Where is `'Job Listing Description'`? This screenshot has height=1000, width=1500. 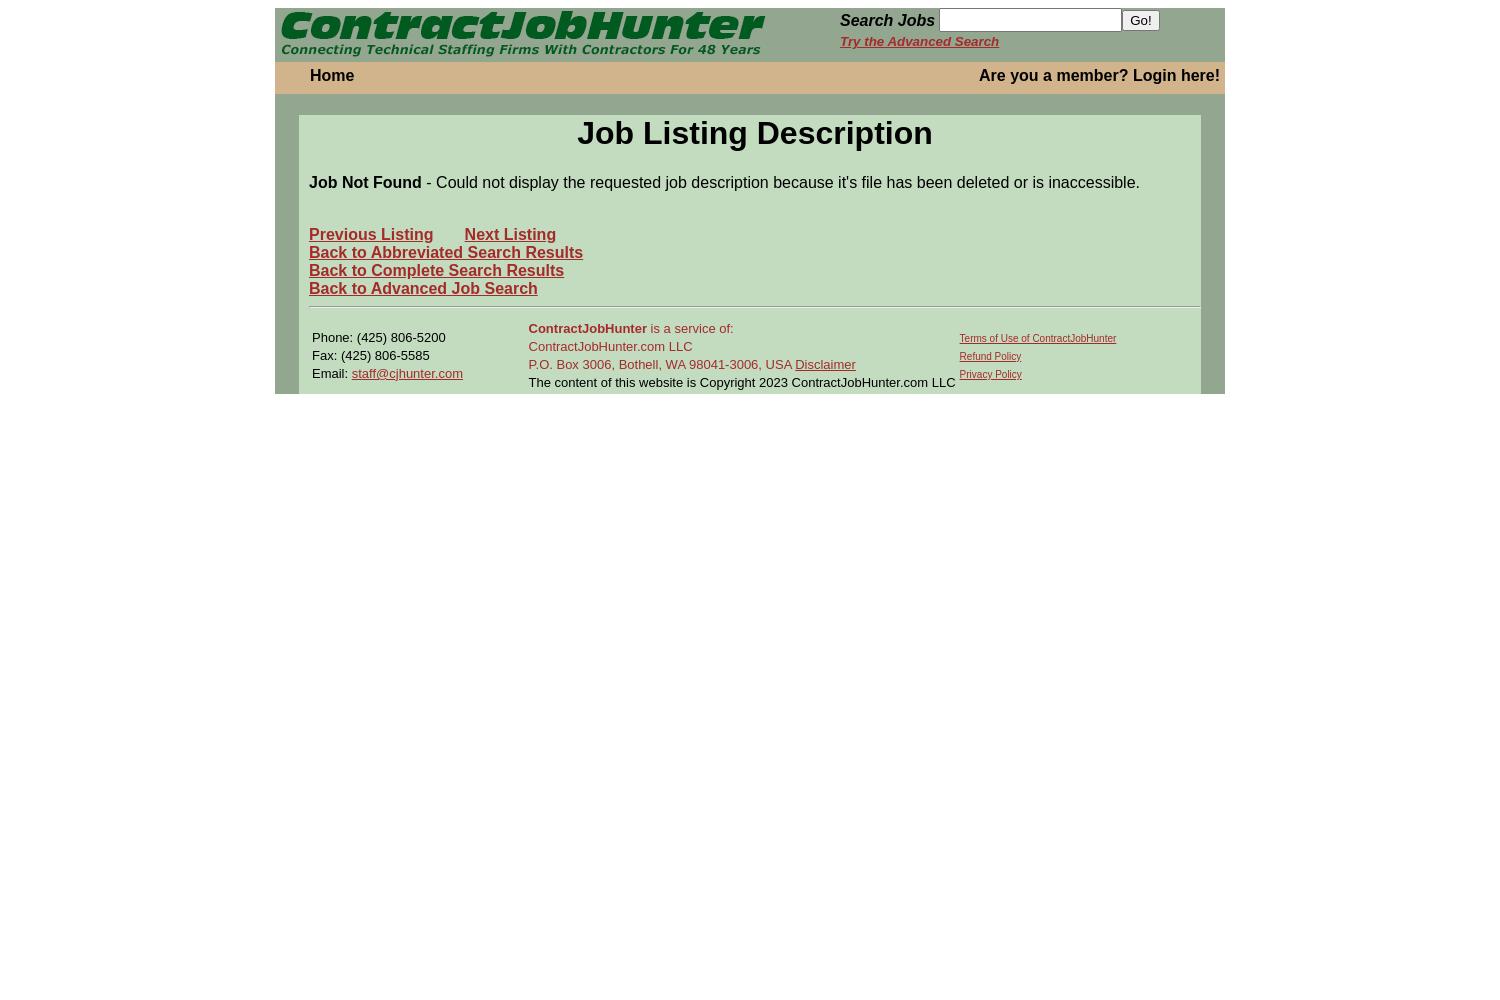 'Job Listing Description' is located at coordinates (754, 133).